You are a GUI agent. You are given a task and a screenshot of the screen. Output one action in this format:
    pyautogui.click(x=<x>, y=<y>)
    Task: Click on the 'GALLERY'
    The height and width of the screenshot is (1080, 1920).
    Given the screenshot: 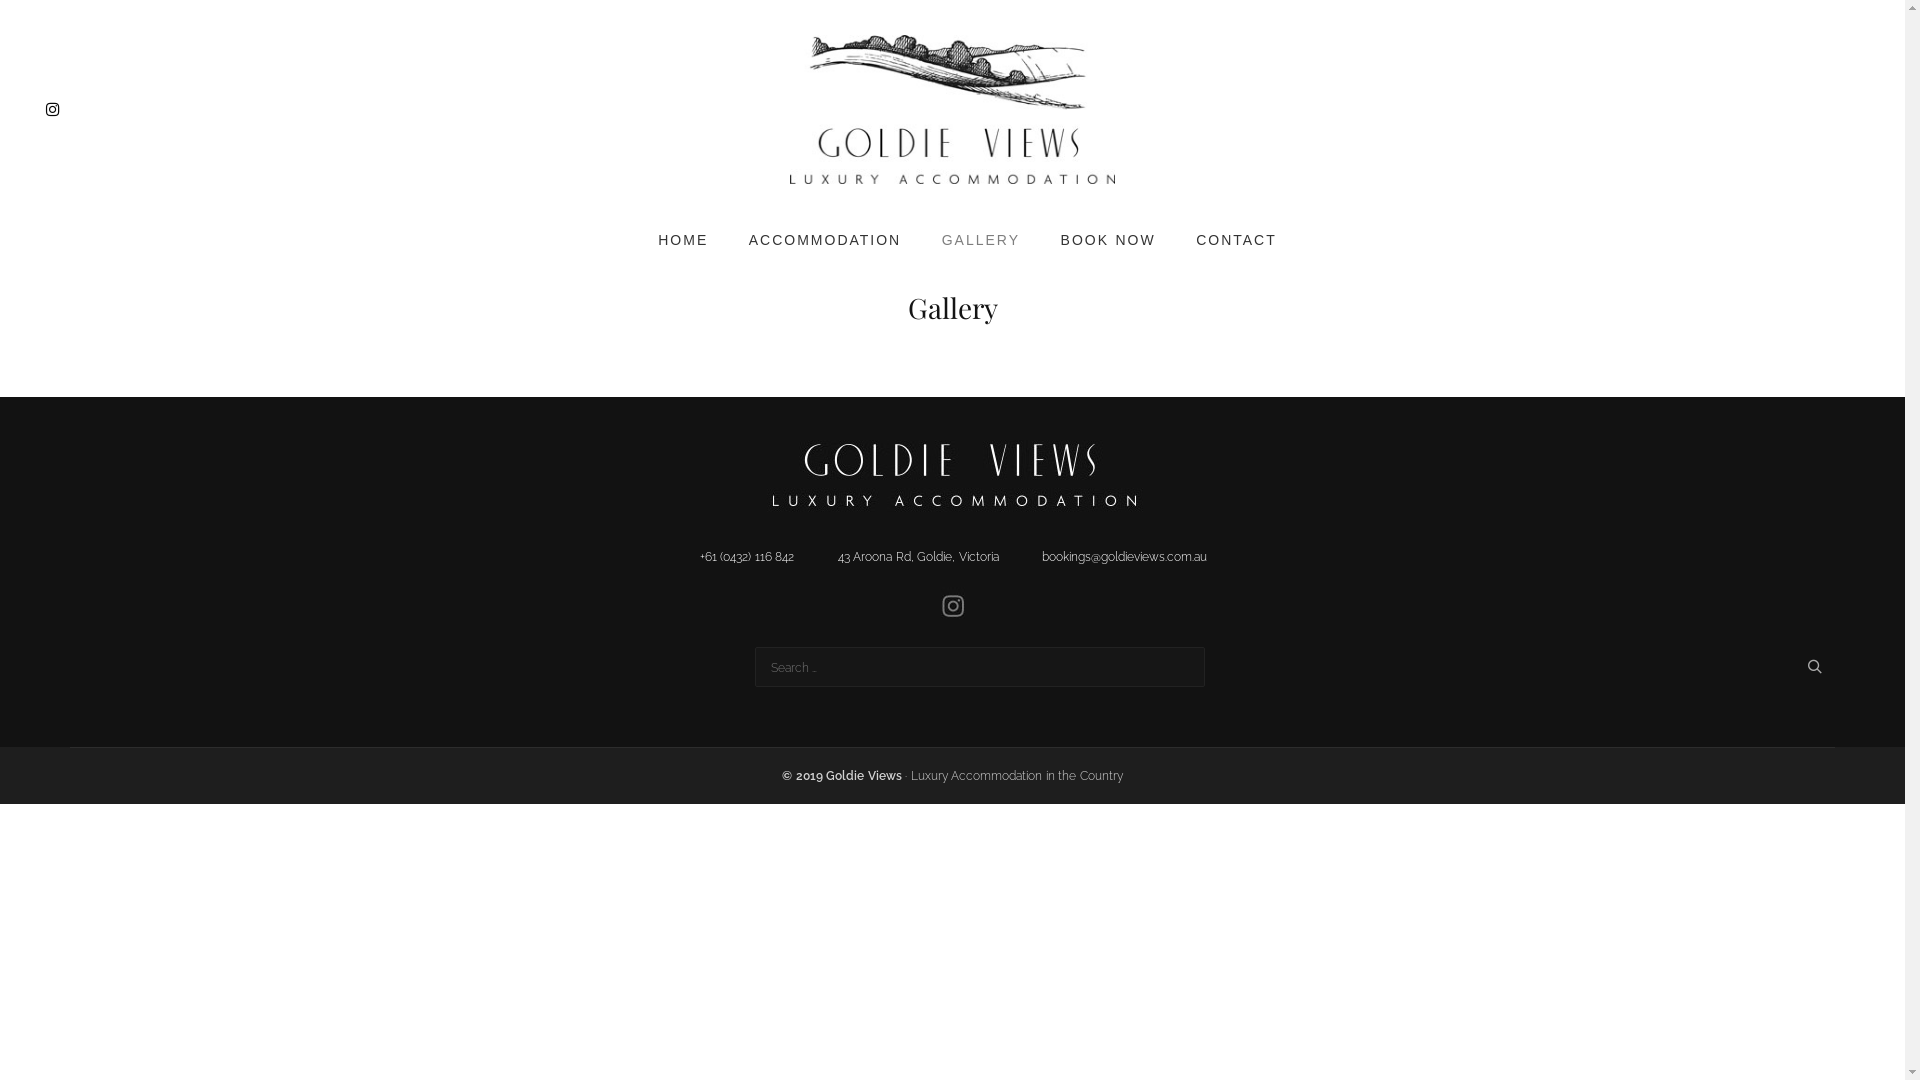 What is the action you would take?
    pyautogui.click(x=980, y=238)
    